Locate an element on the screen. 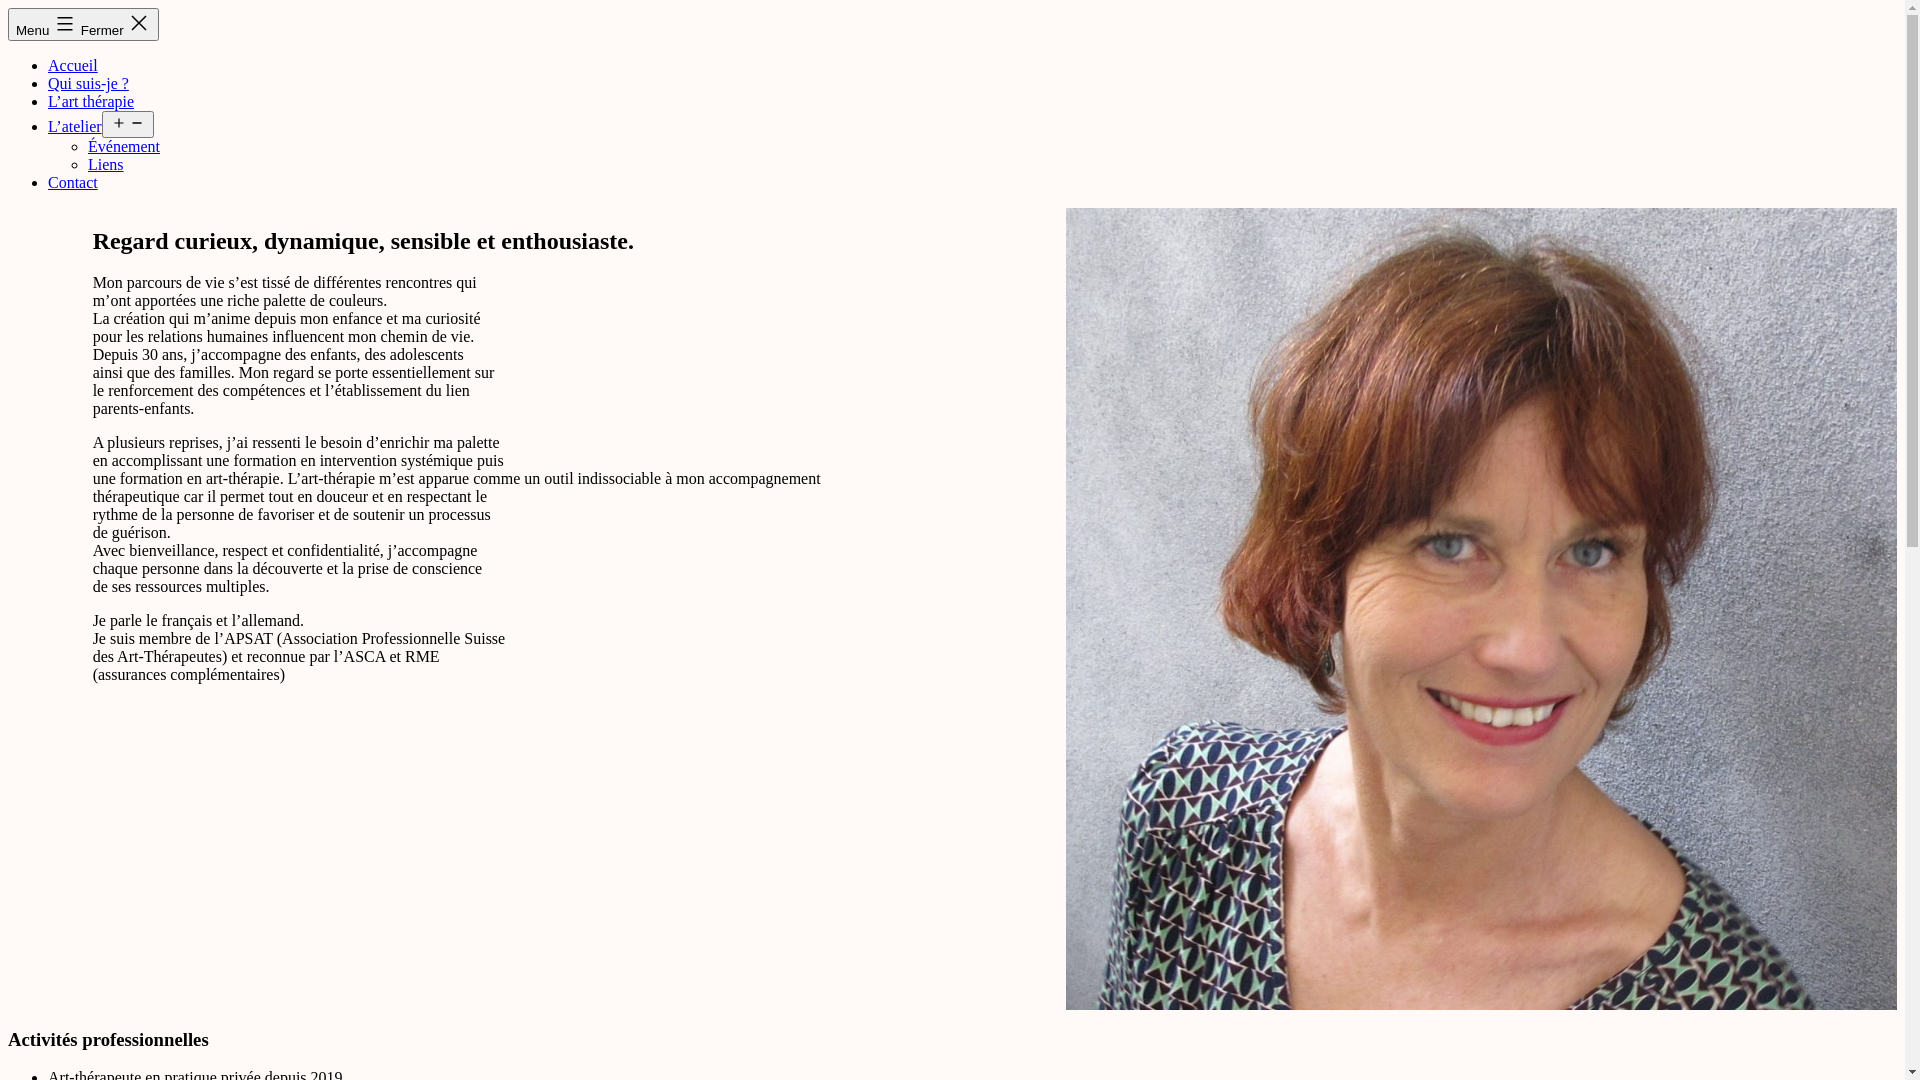  'Liens' is located at coordinates (104, 163).